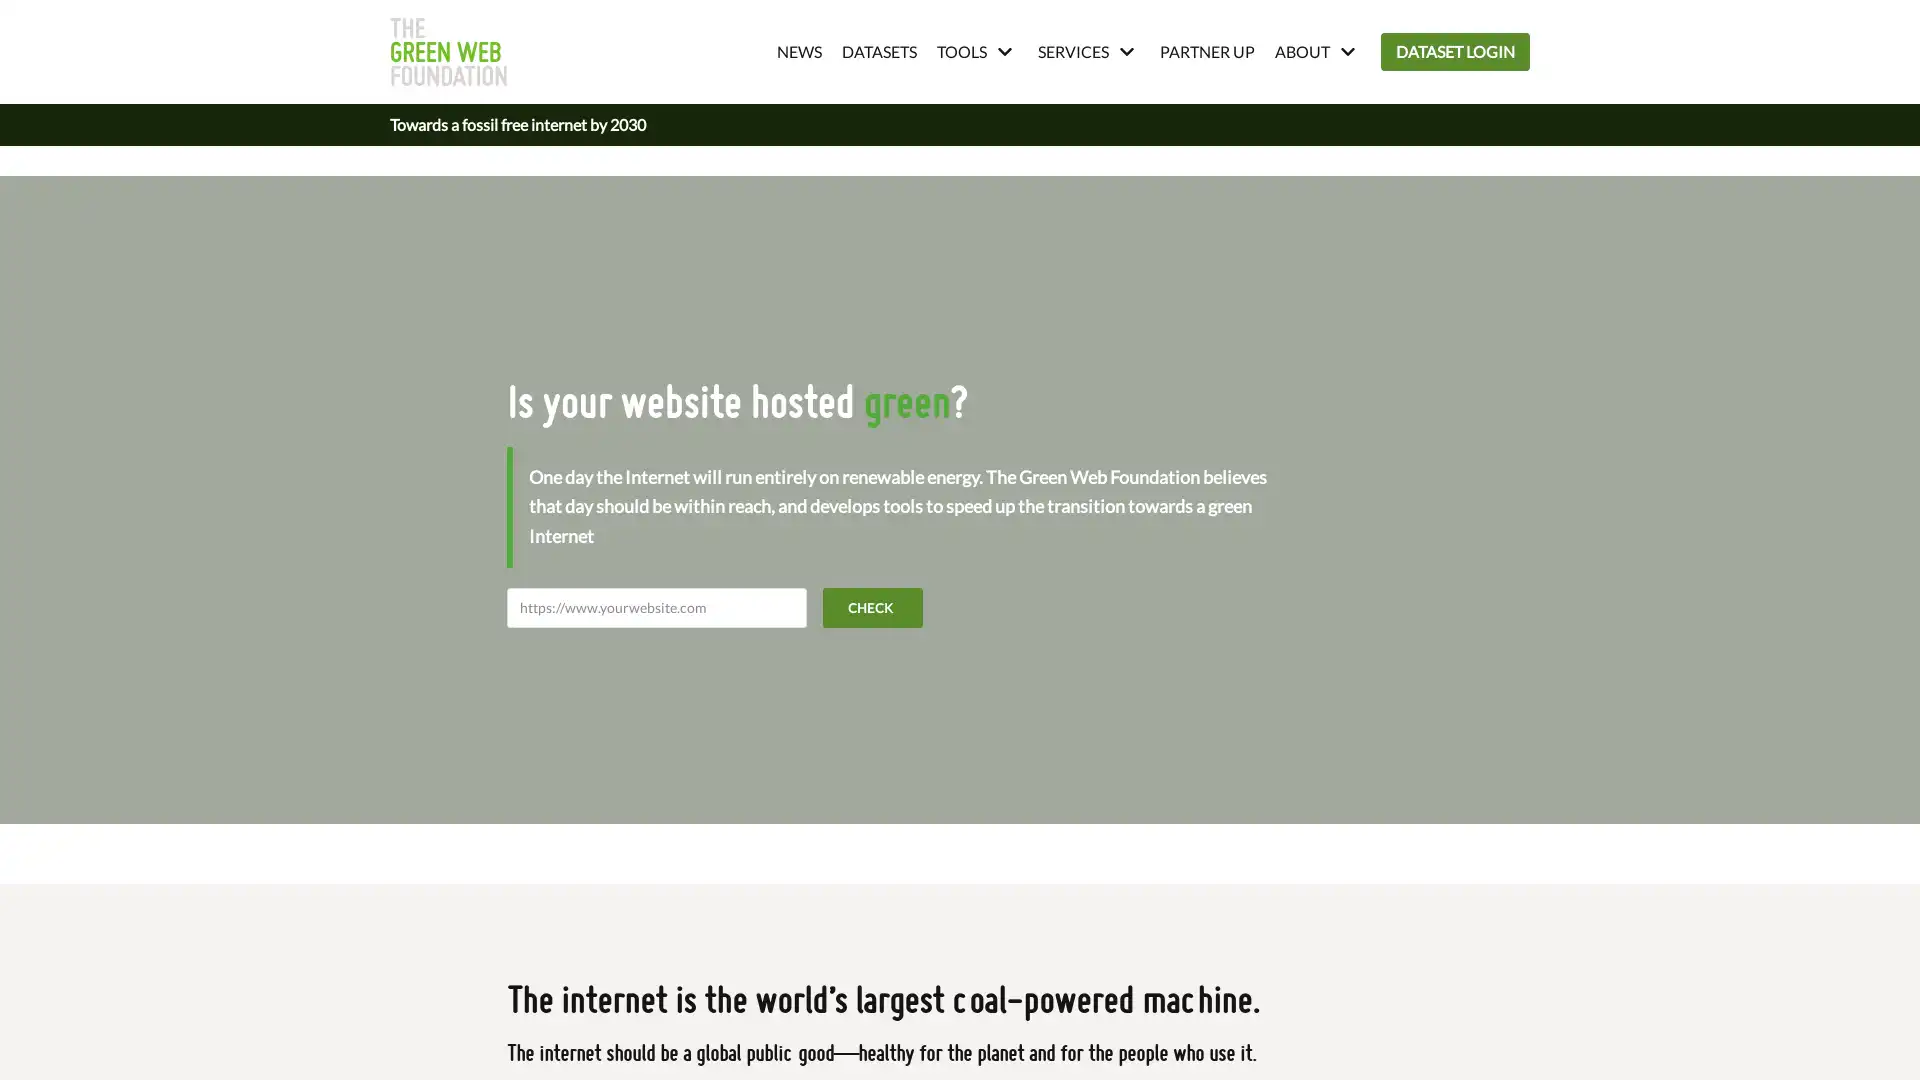  What do you see at coordinates (873, 605) in the screenshot?
I see `CHECK` at bounding box center [873, 605].